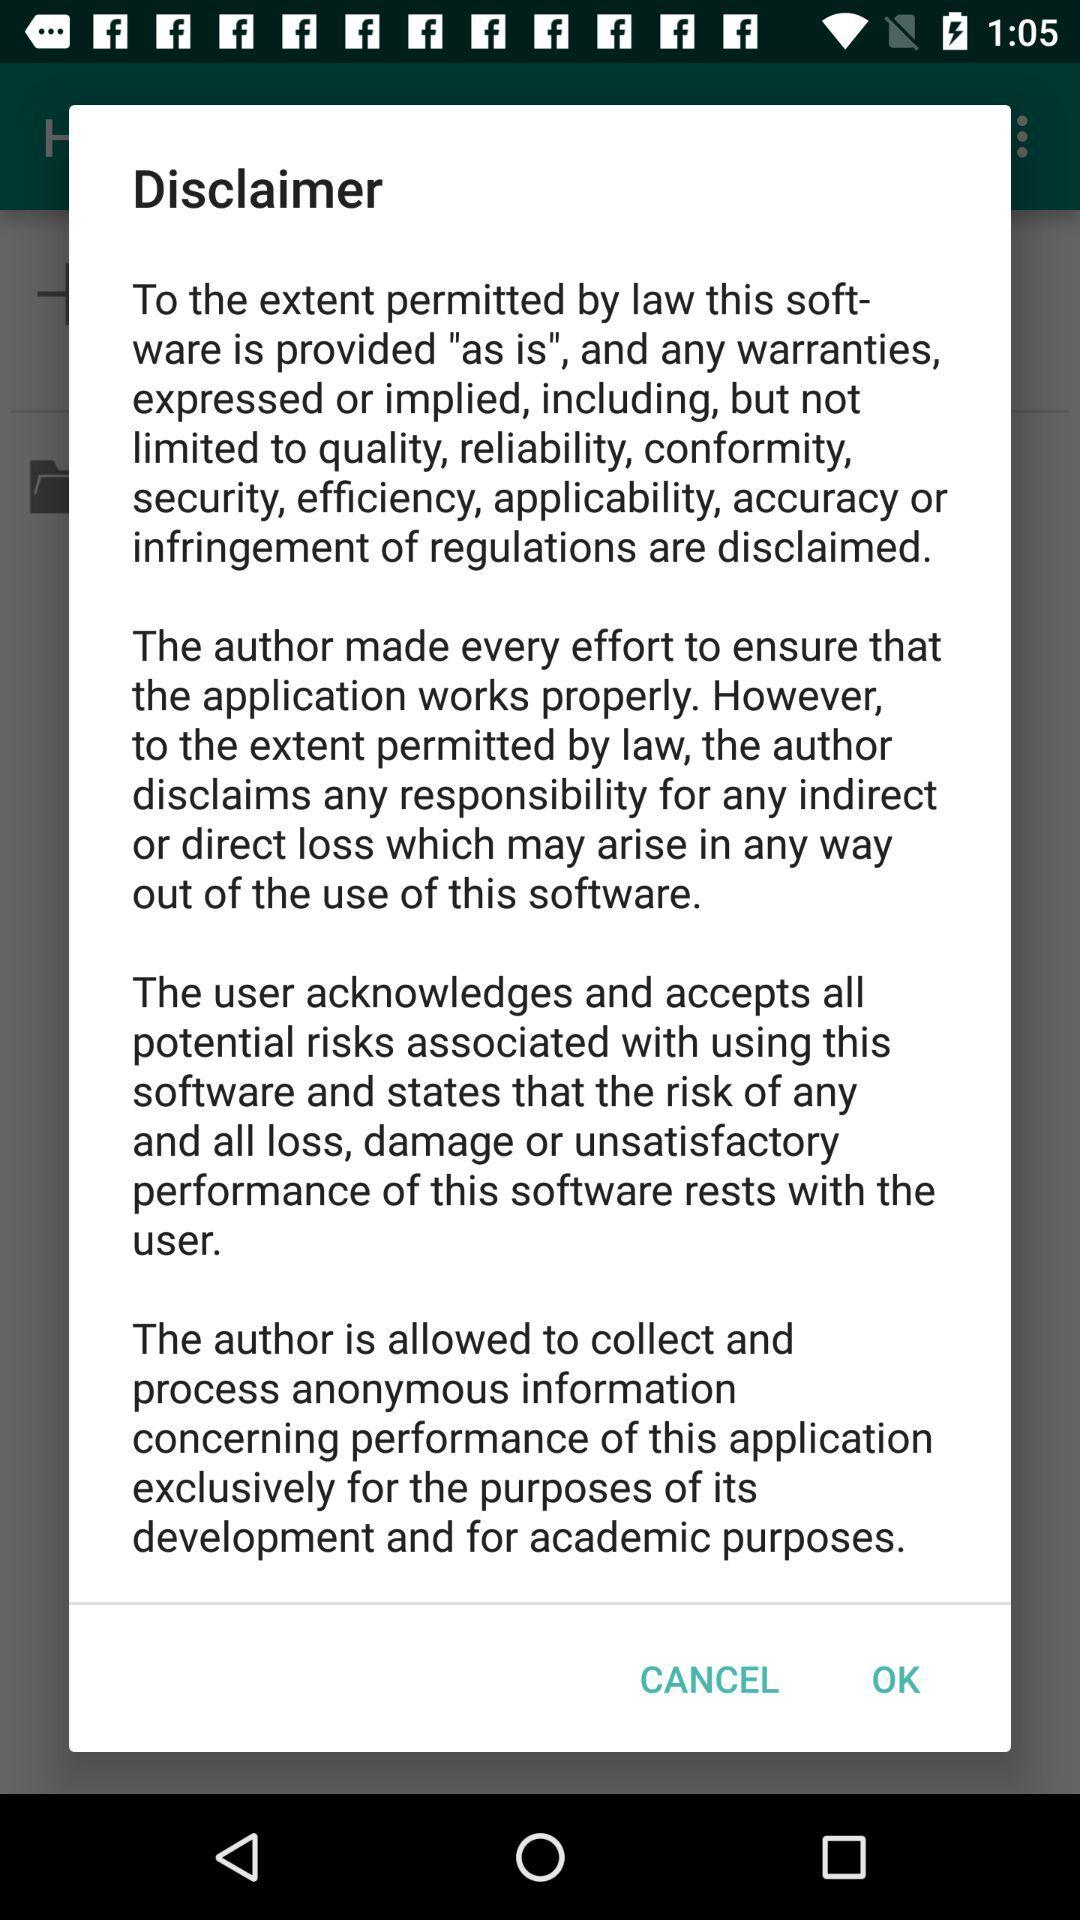 The width and height of the screenshot is (1080, 1920). What do you see at coordinates (708, 1678) in the screenshot?
I see `icon next to the ok` at bounding box center [708, 1678].